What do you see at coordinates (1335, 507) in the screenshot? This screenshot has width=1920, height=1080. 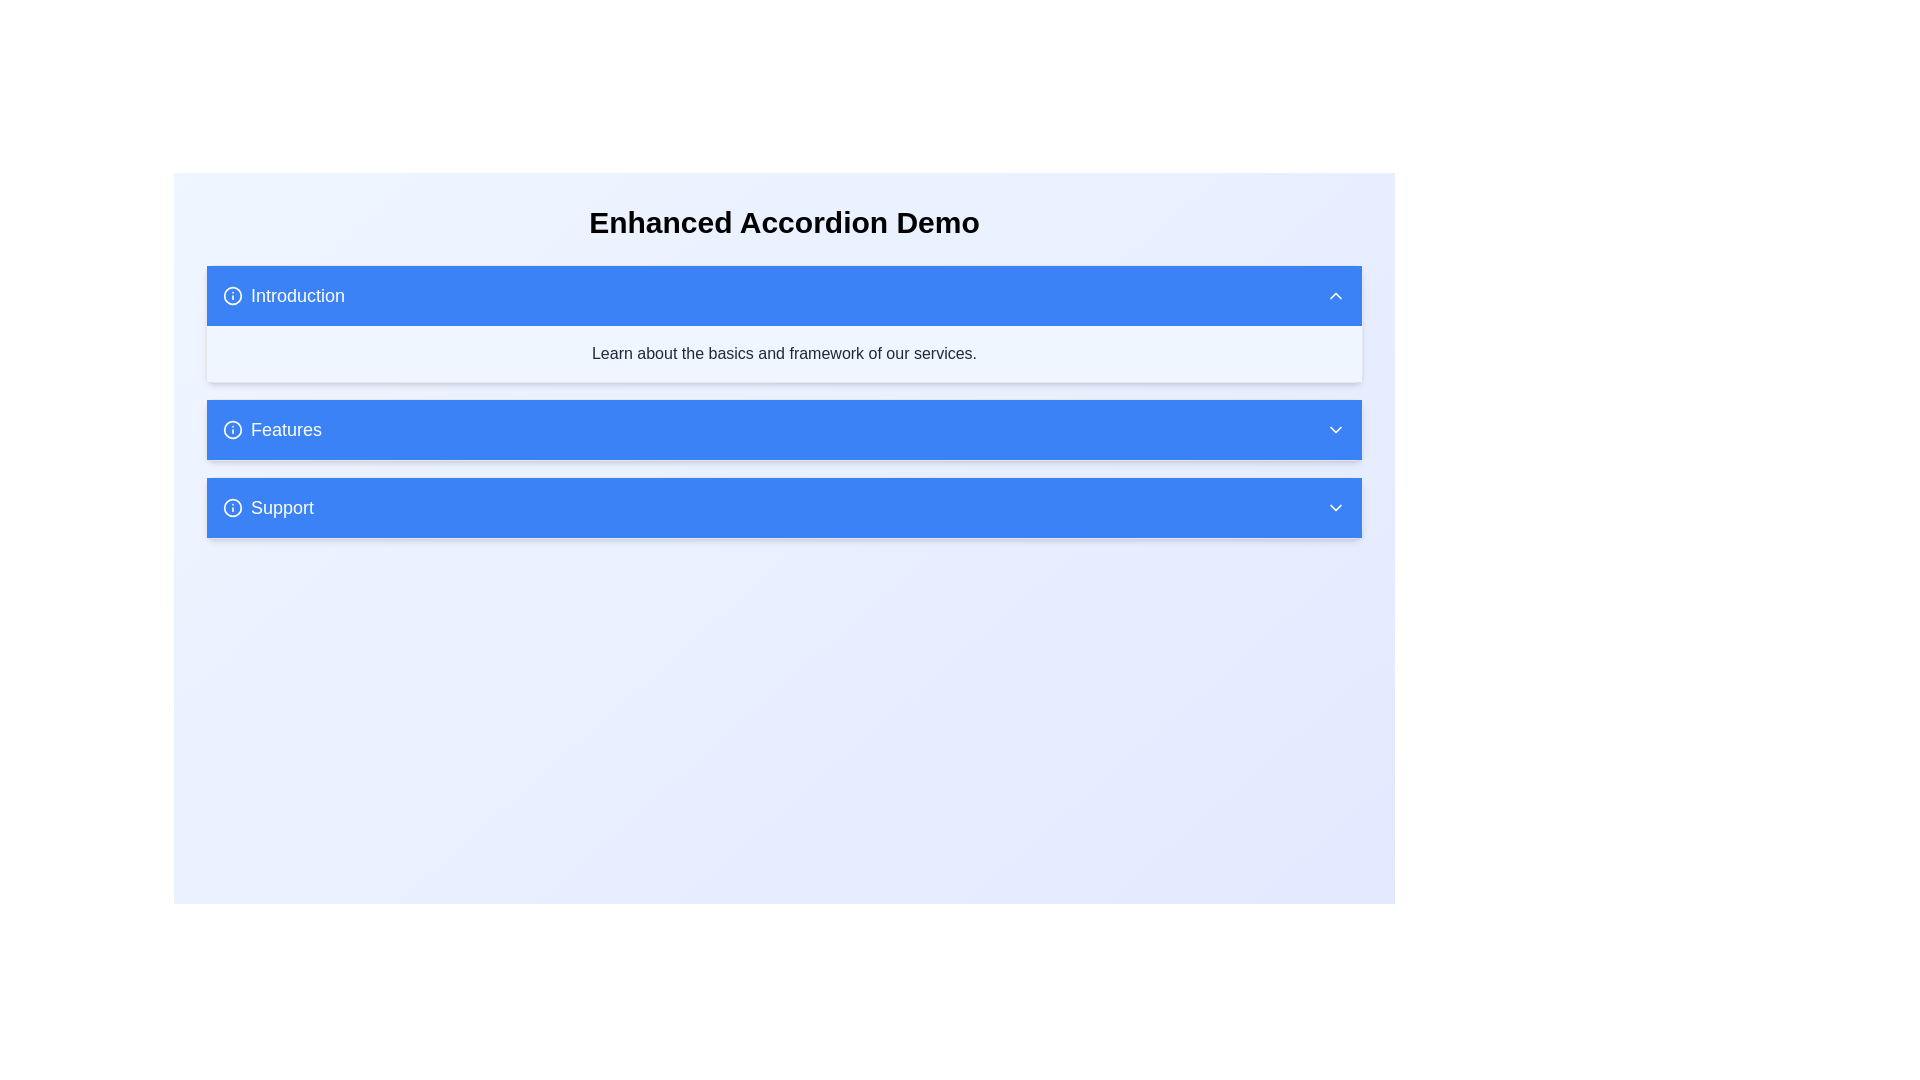 I see `the Dropdown indicator icon located to the right of the 'Support' button to potentially see a tooltip` at bounding box center [1335, 507].